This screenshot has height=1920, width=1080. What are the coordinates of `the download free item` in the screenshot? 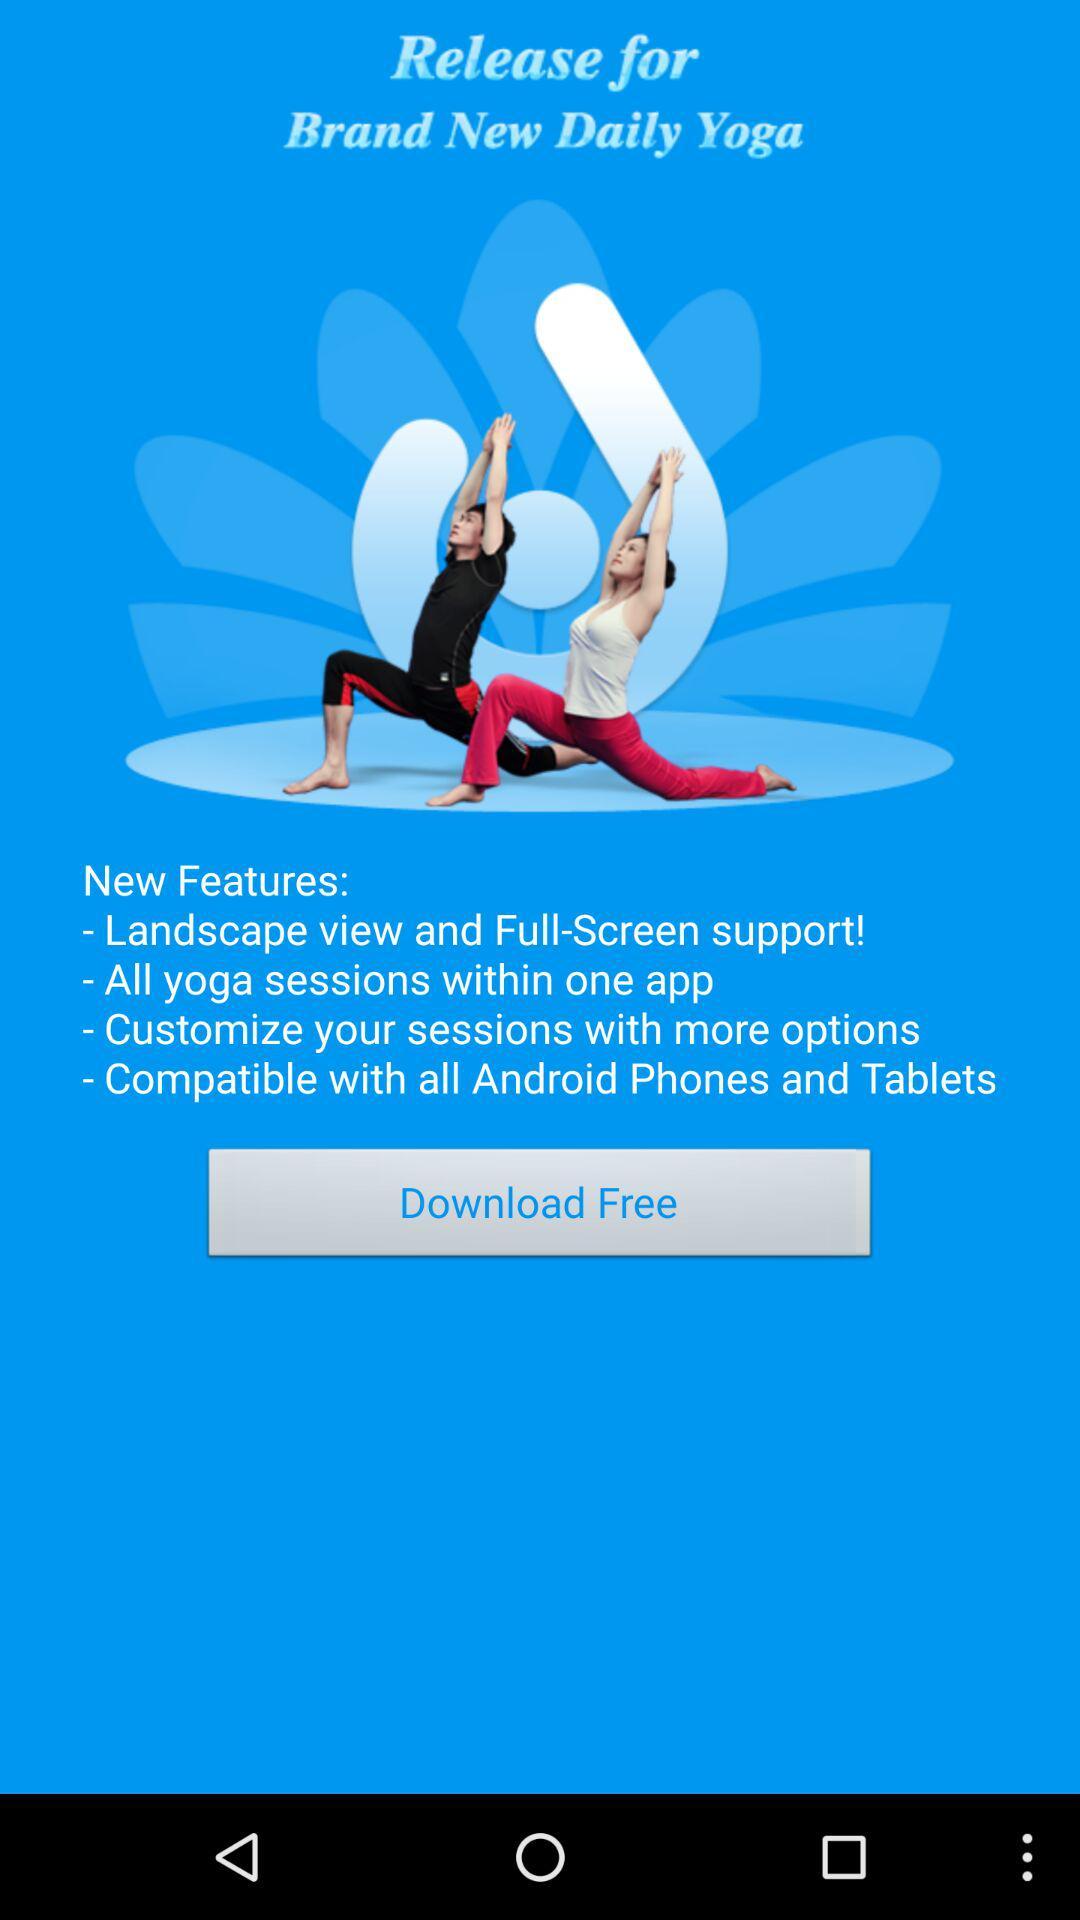 It's located at (540, 1207).